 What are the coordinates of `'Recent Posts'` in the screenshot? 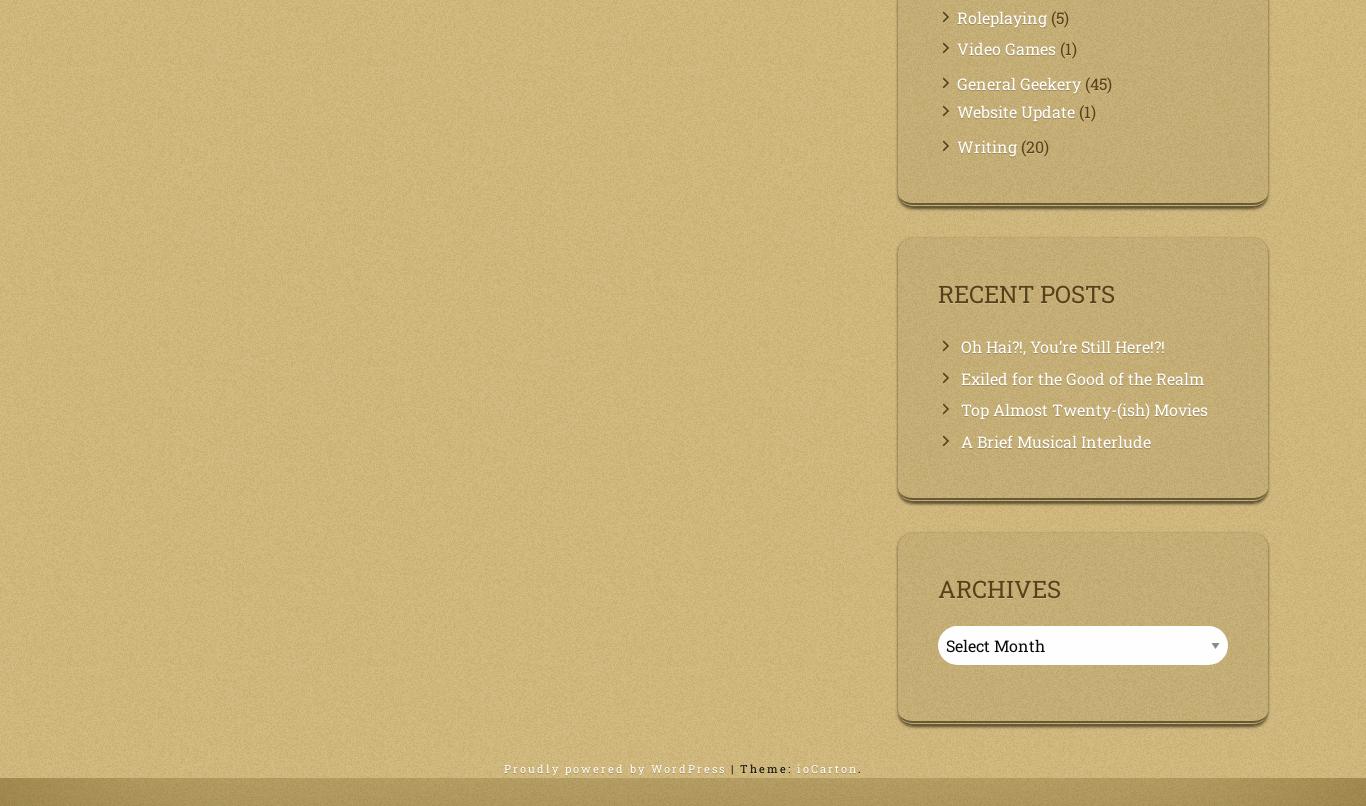 It's located at (1025, 292).